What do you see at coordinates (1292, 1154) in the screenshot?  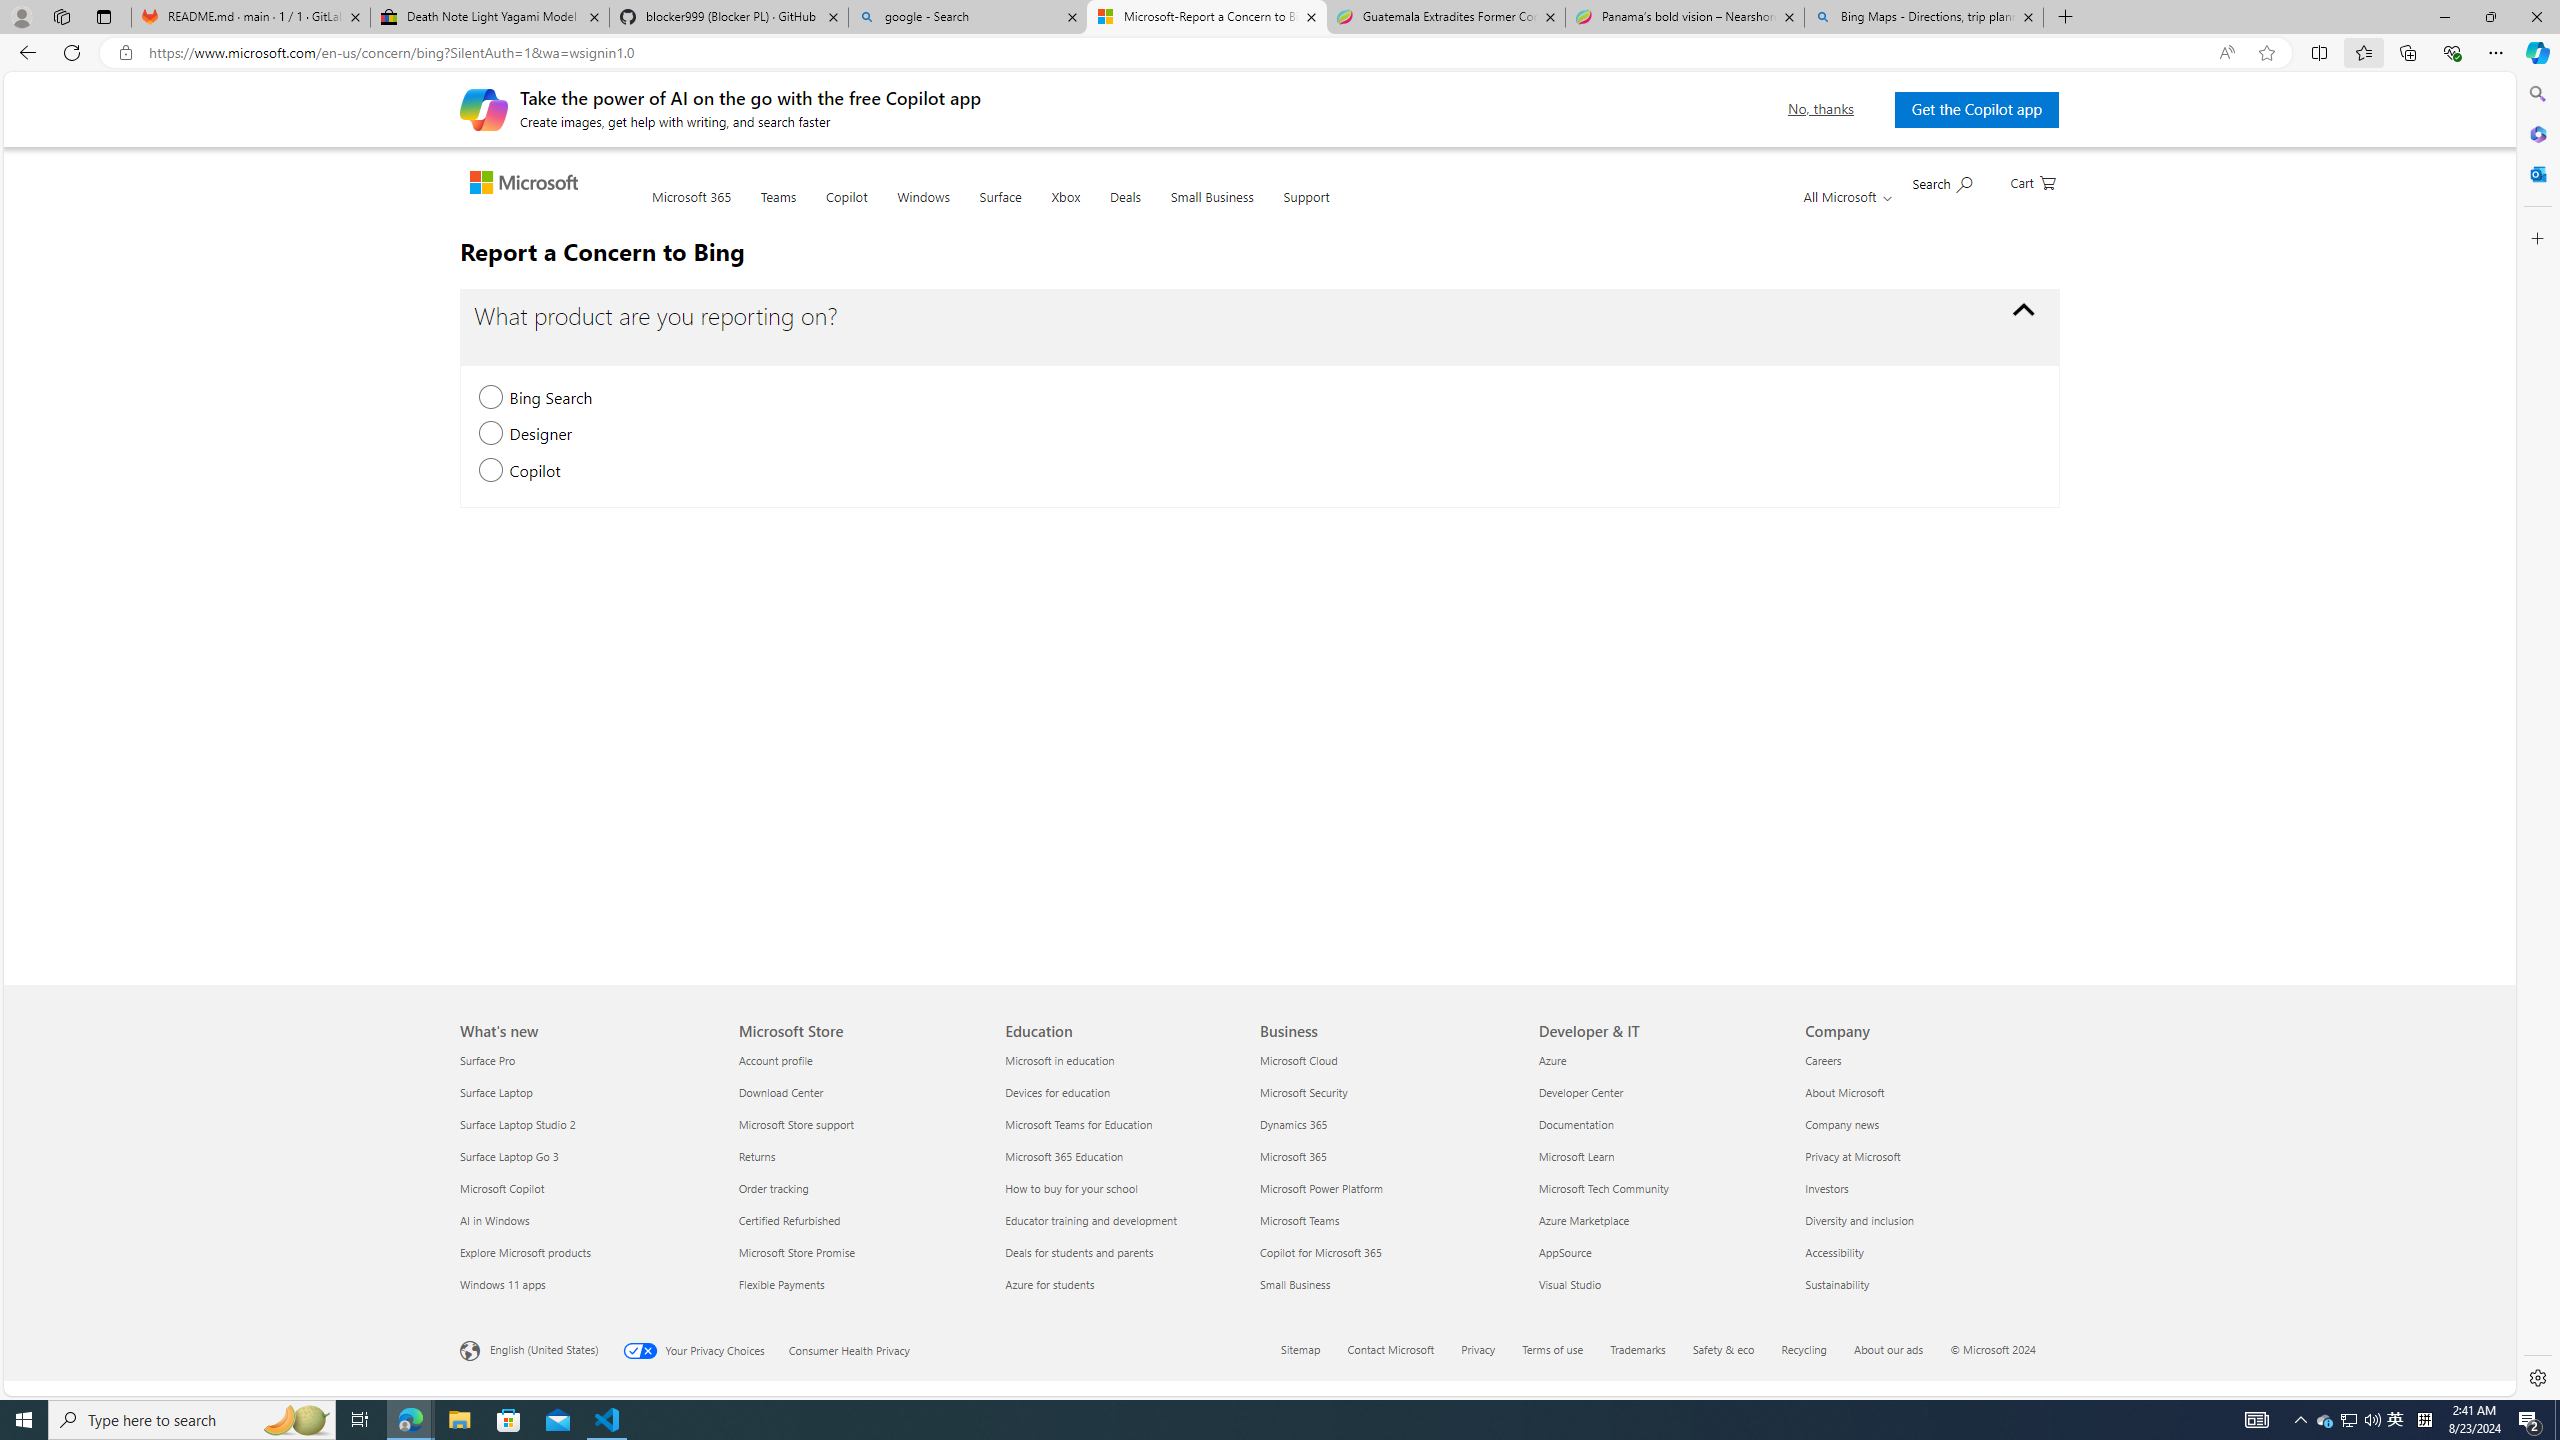 I see `'Microsoft 365 Business'` at bounding box center [1292, 1154].